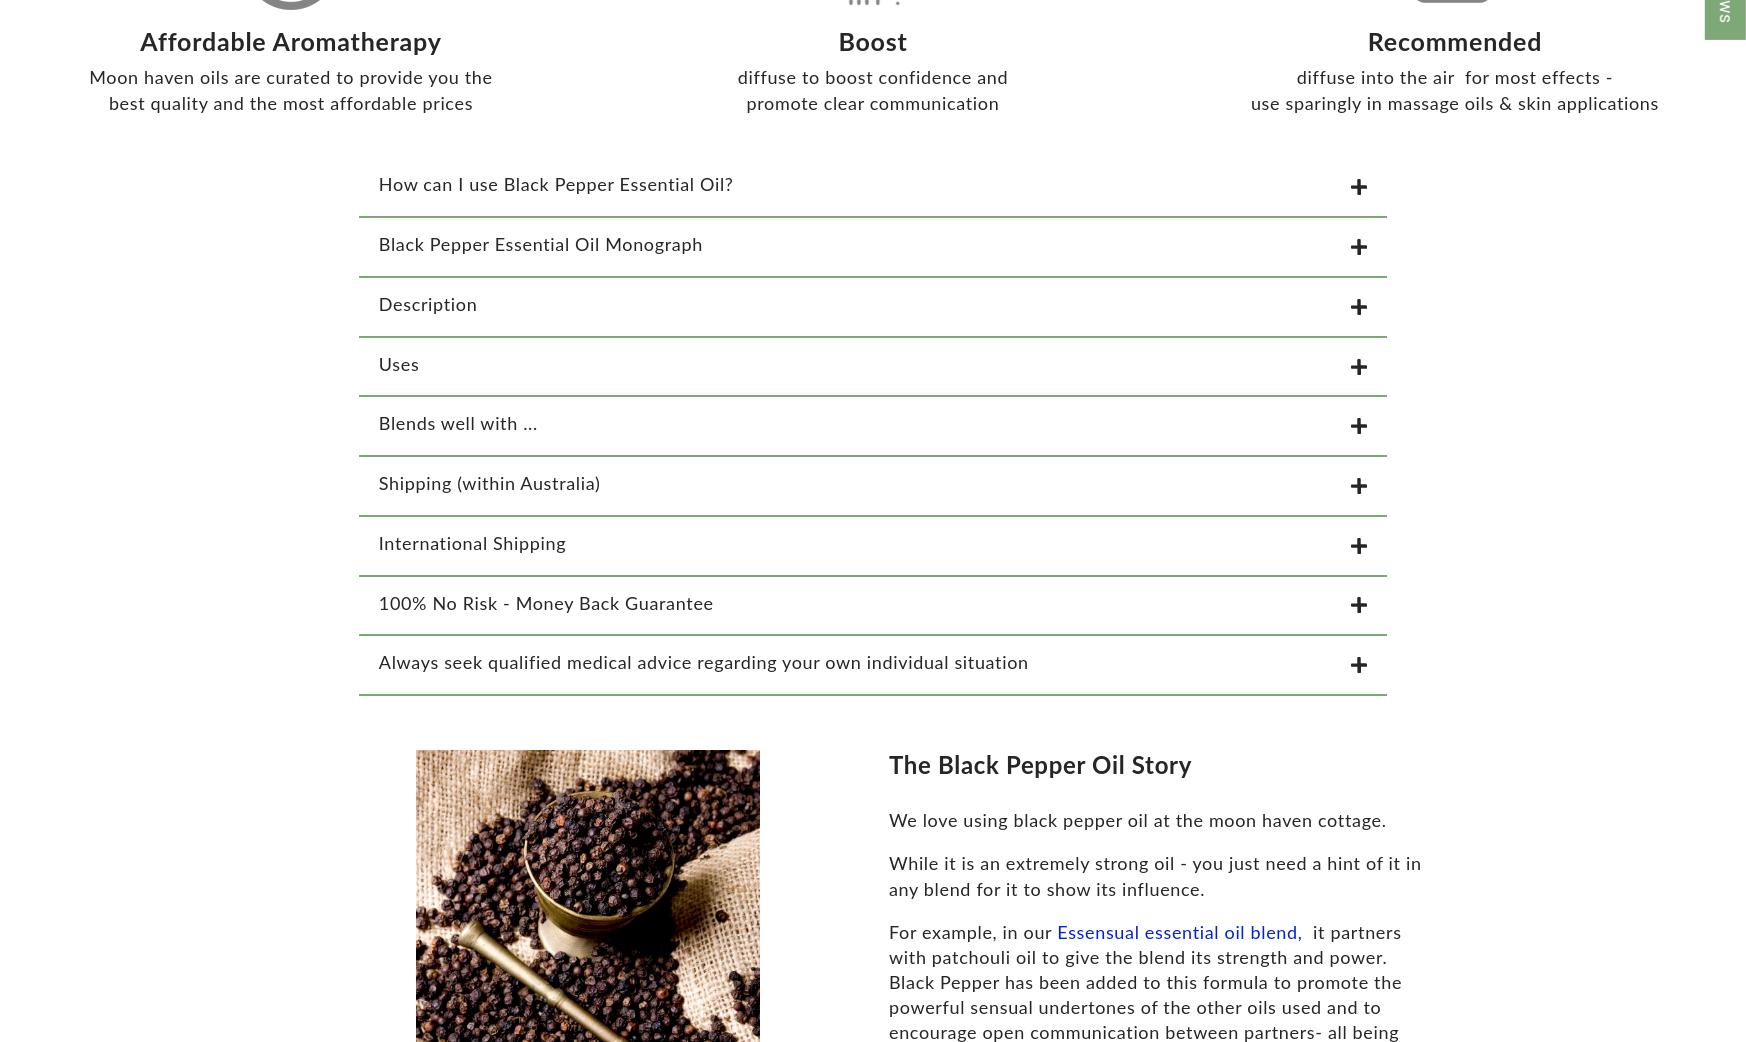 Image resolution: width=1746 pixels, height=1042 pixels. I want to click on 'use sparingly in massage oils & skin applications', so click(1248, 115).